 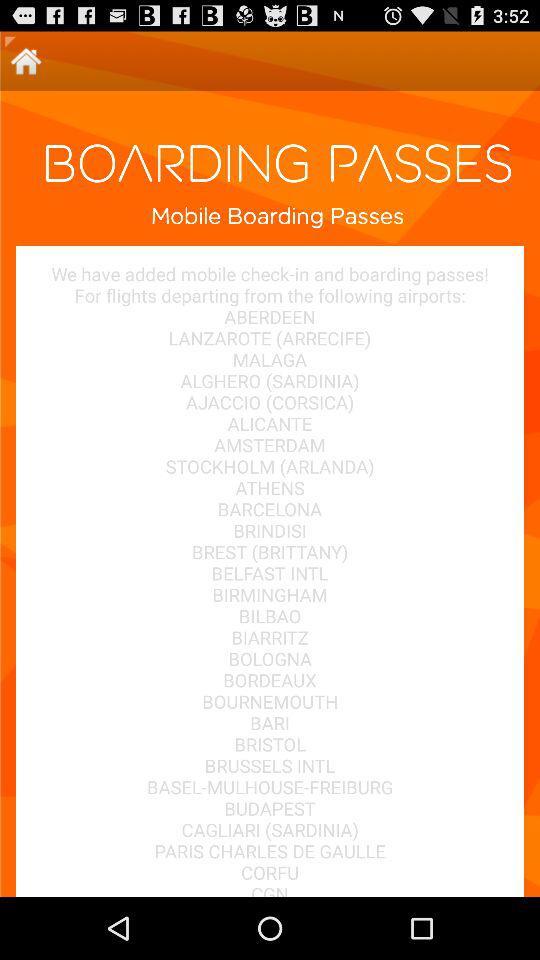 I want to click on home button, so click(x=25, y=61).